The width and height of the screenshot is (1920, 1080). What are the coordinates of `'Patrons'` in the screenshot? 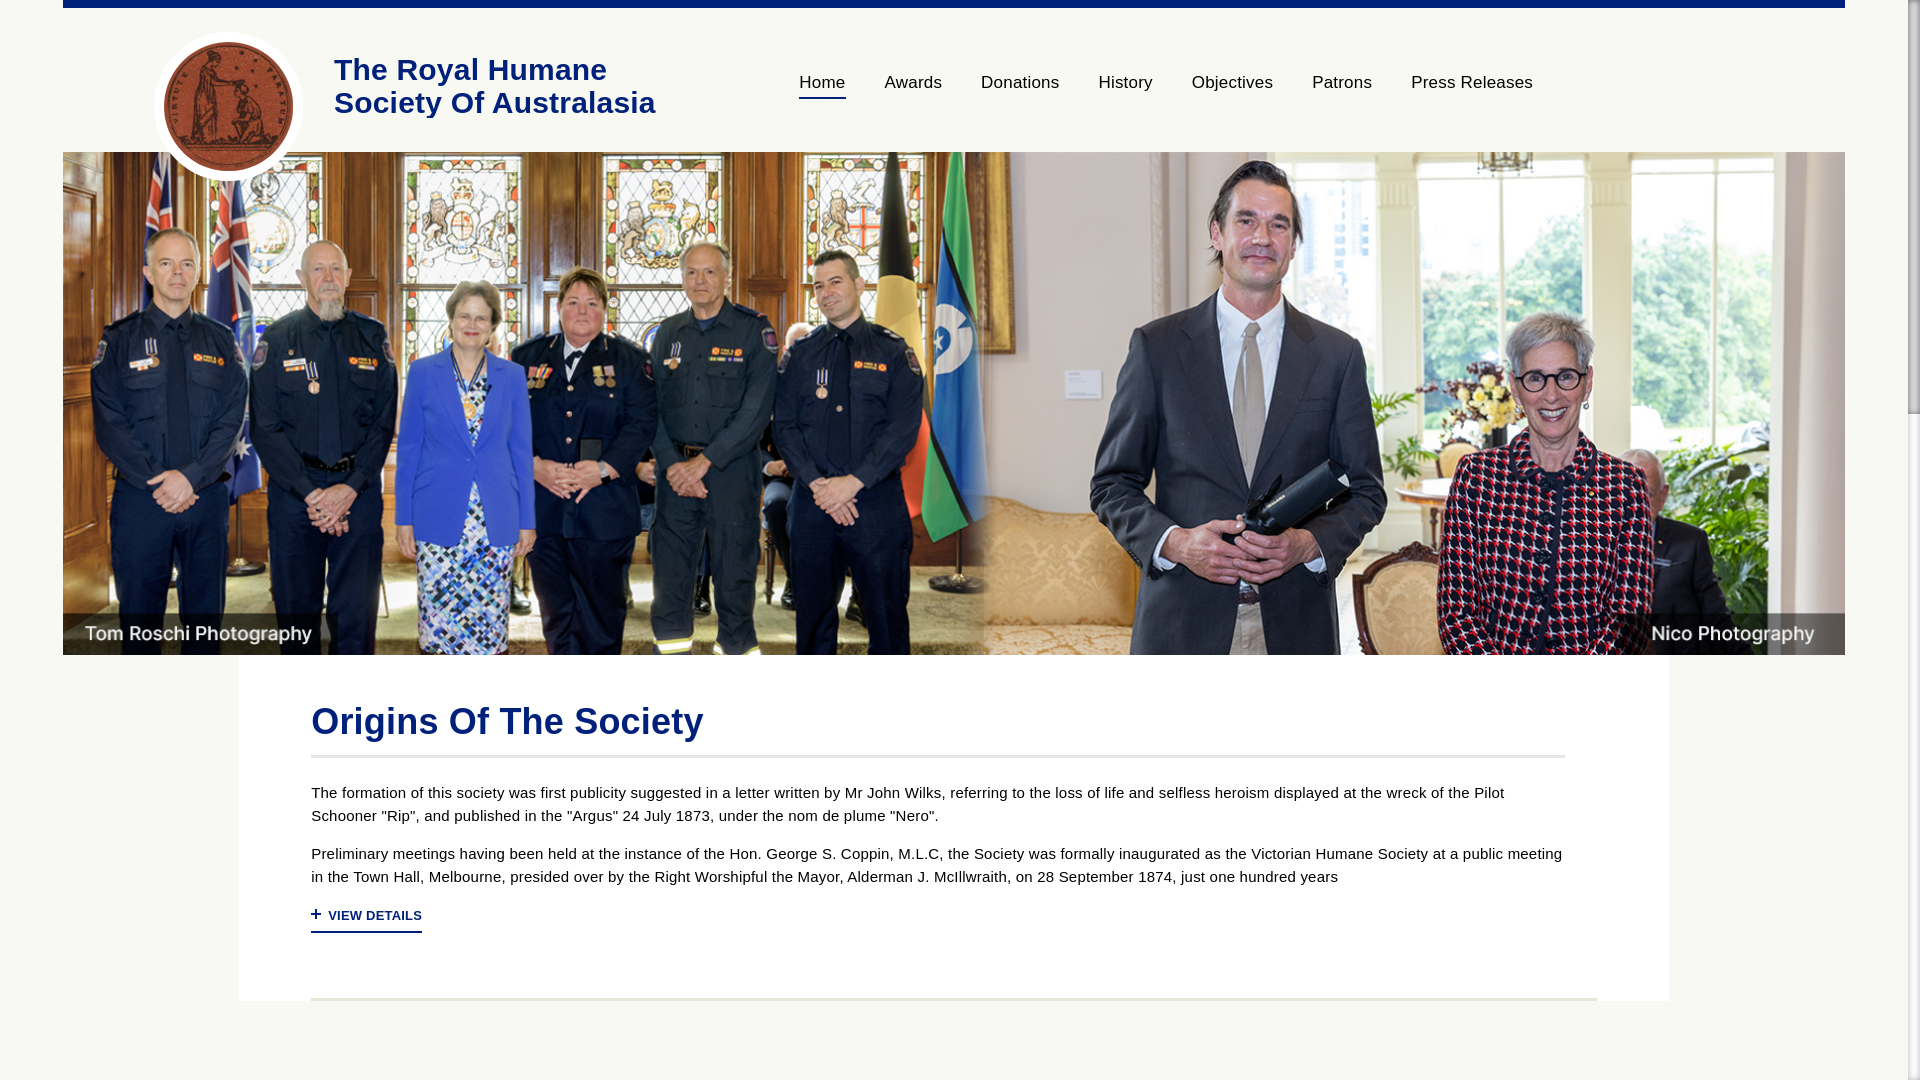 It's located at (1292, 91).